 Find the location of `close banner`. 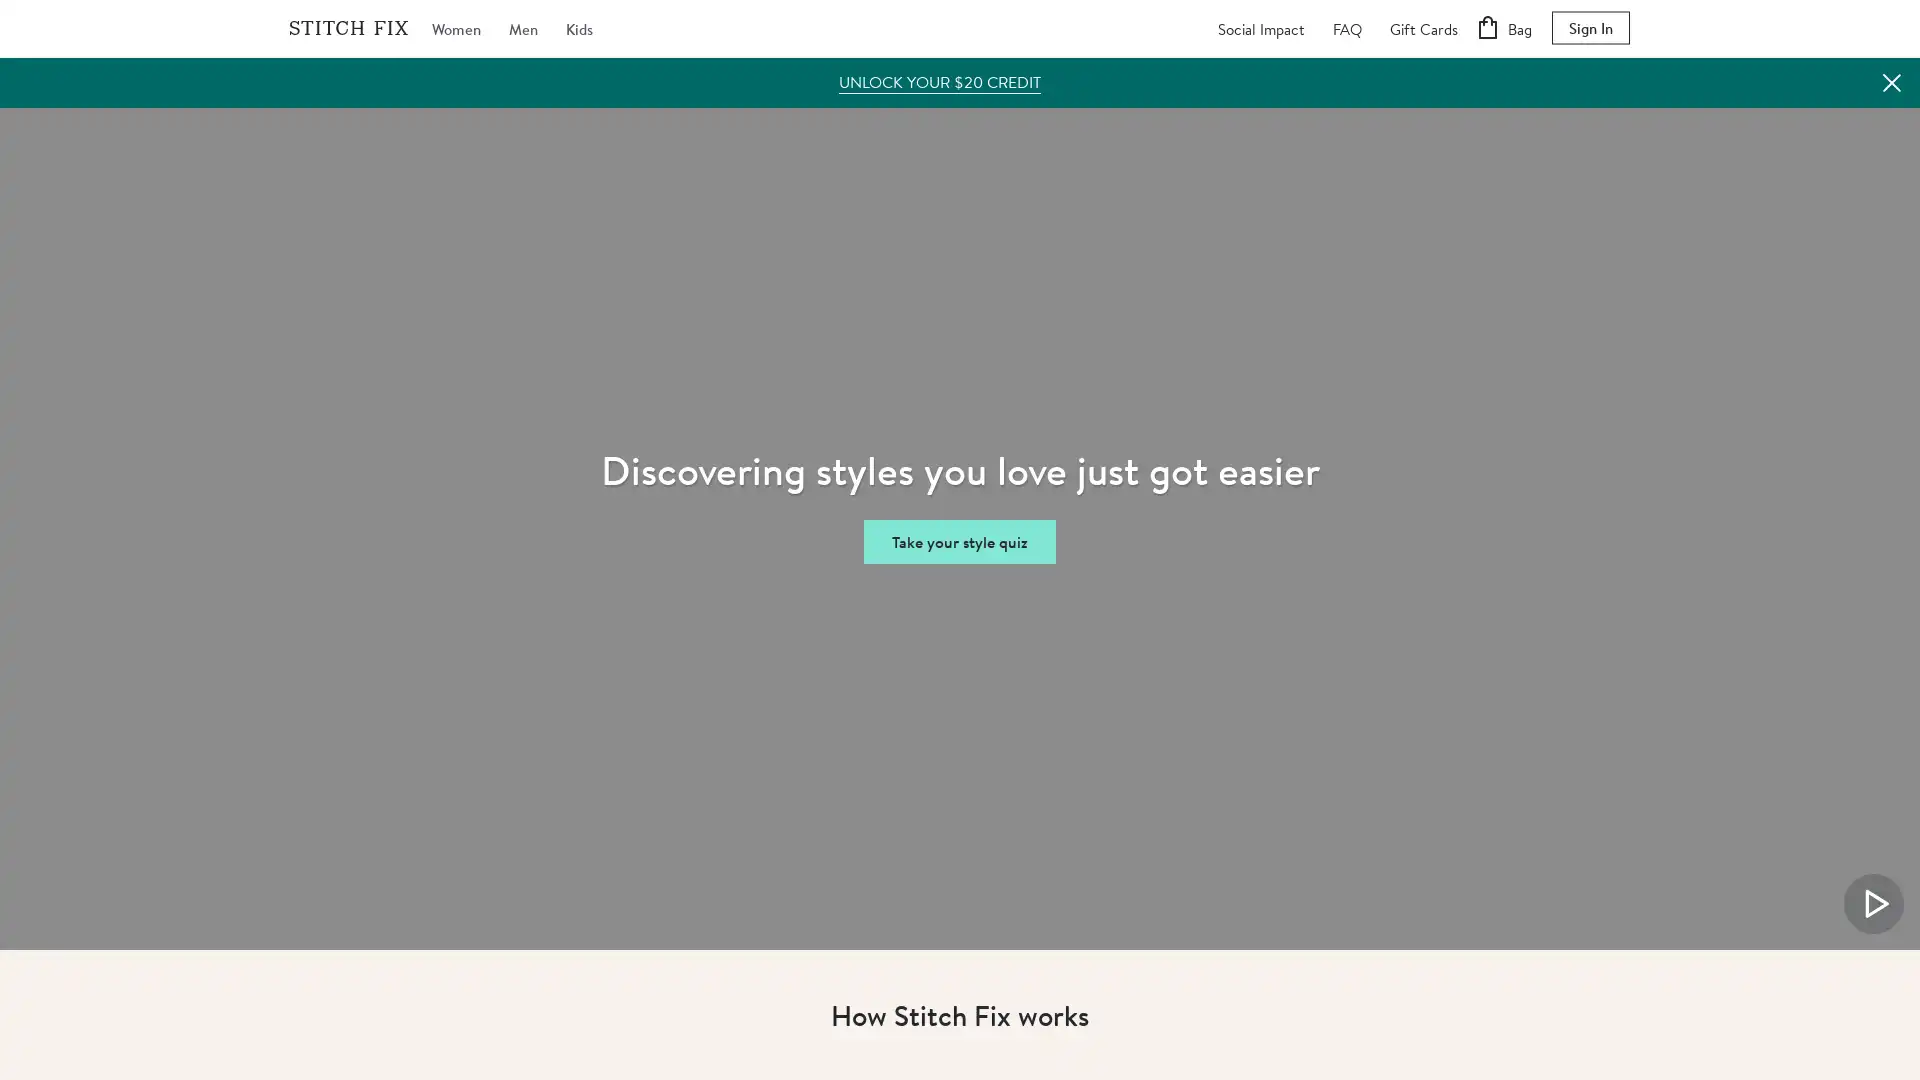

close banner is located at coordinates (1890, 80).